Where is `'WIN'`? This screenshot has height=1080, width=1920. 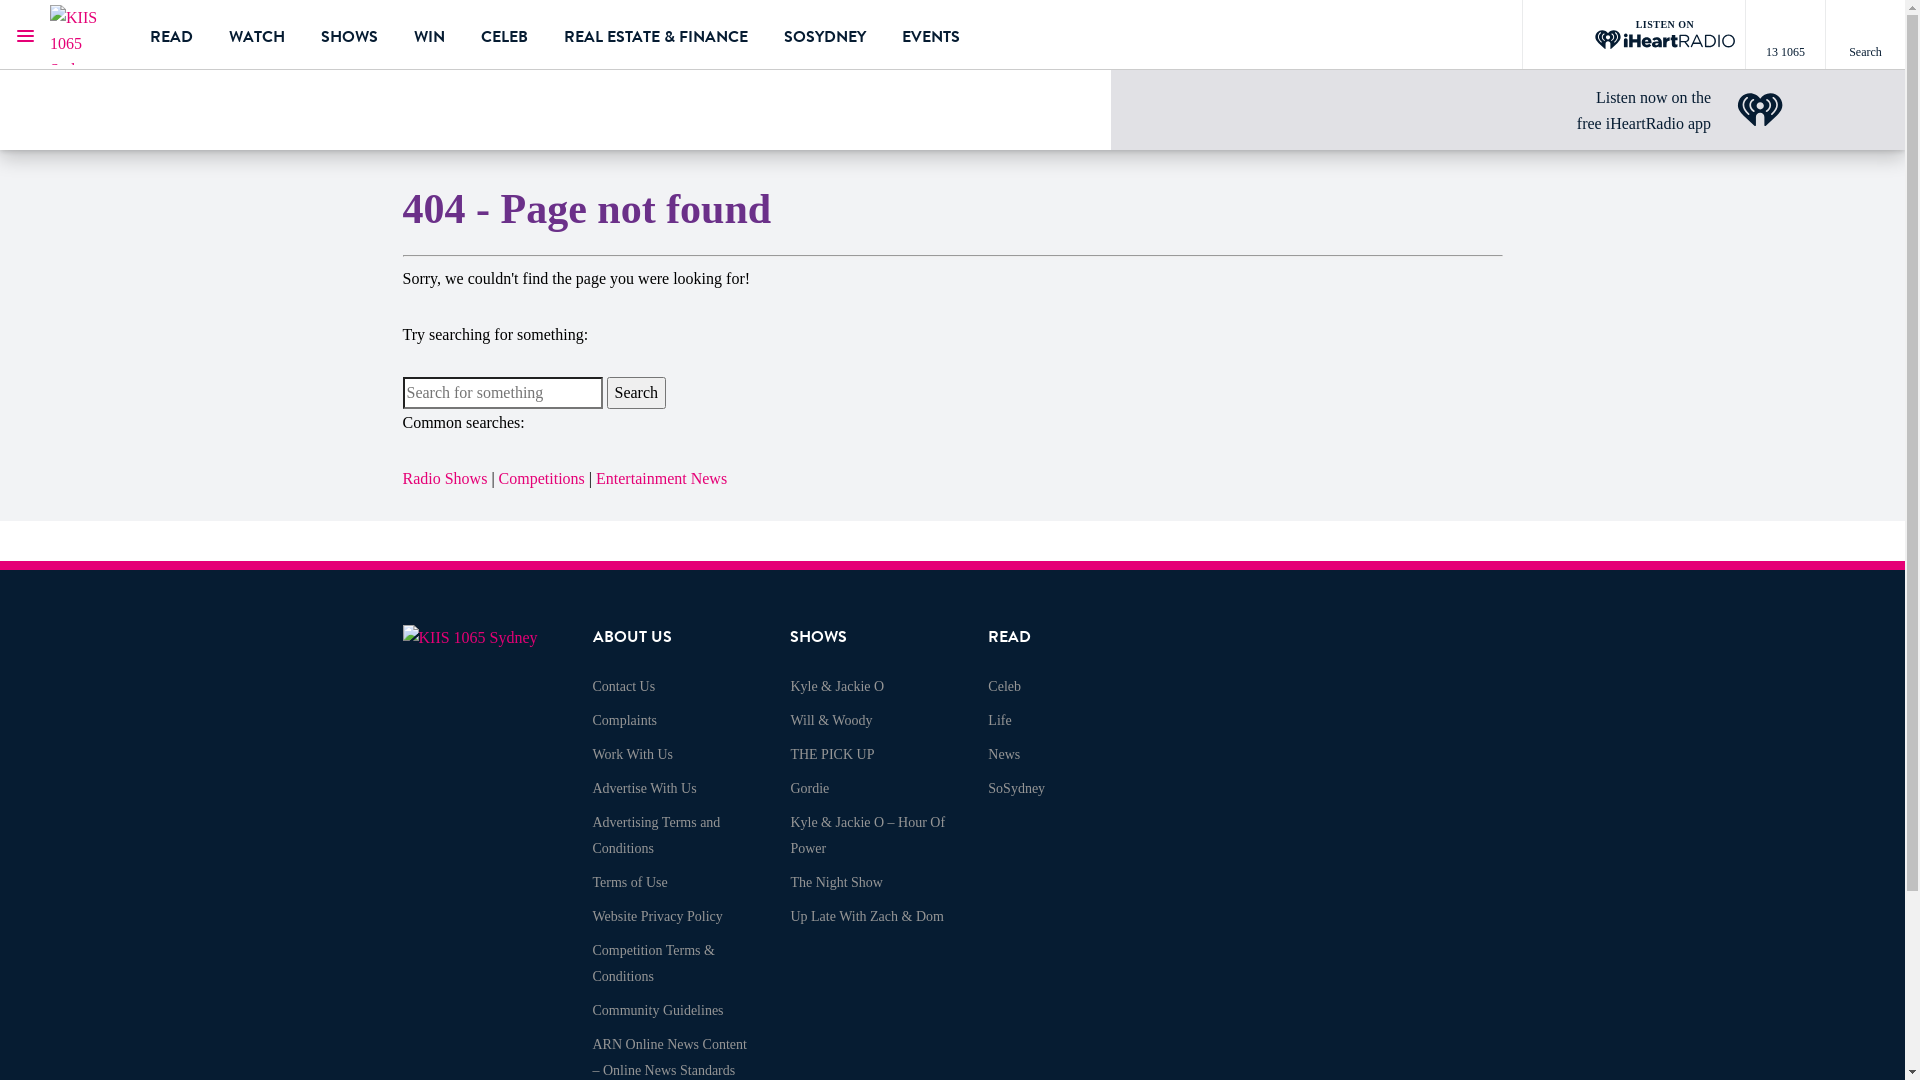
'WIN' is located at coordinates (428, 34).